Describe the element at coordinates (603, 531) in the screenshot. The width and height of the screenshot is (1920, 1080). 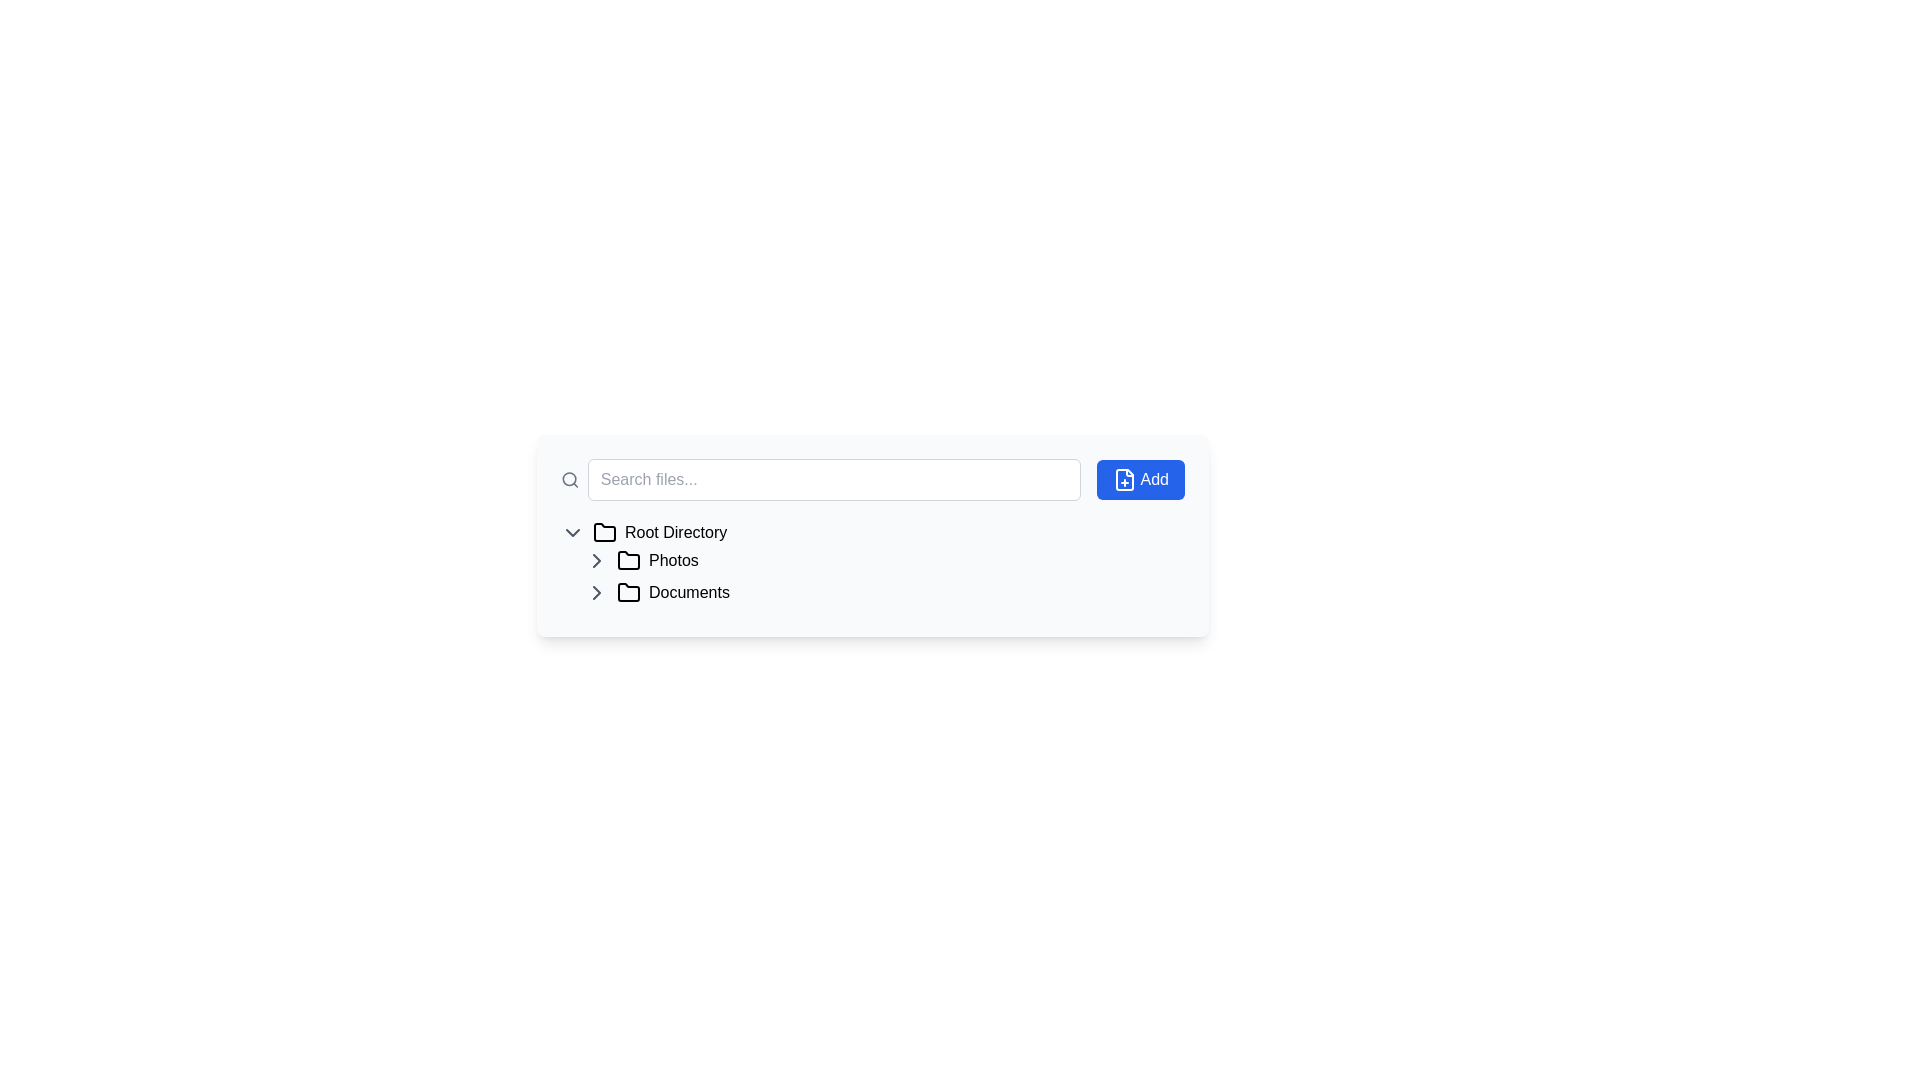
I see `the folder icon located` at that location.